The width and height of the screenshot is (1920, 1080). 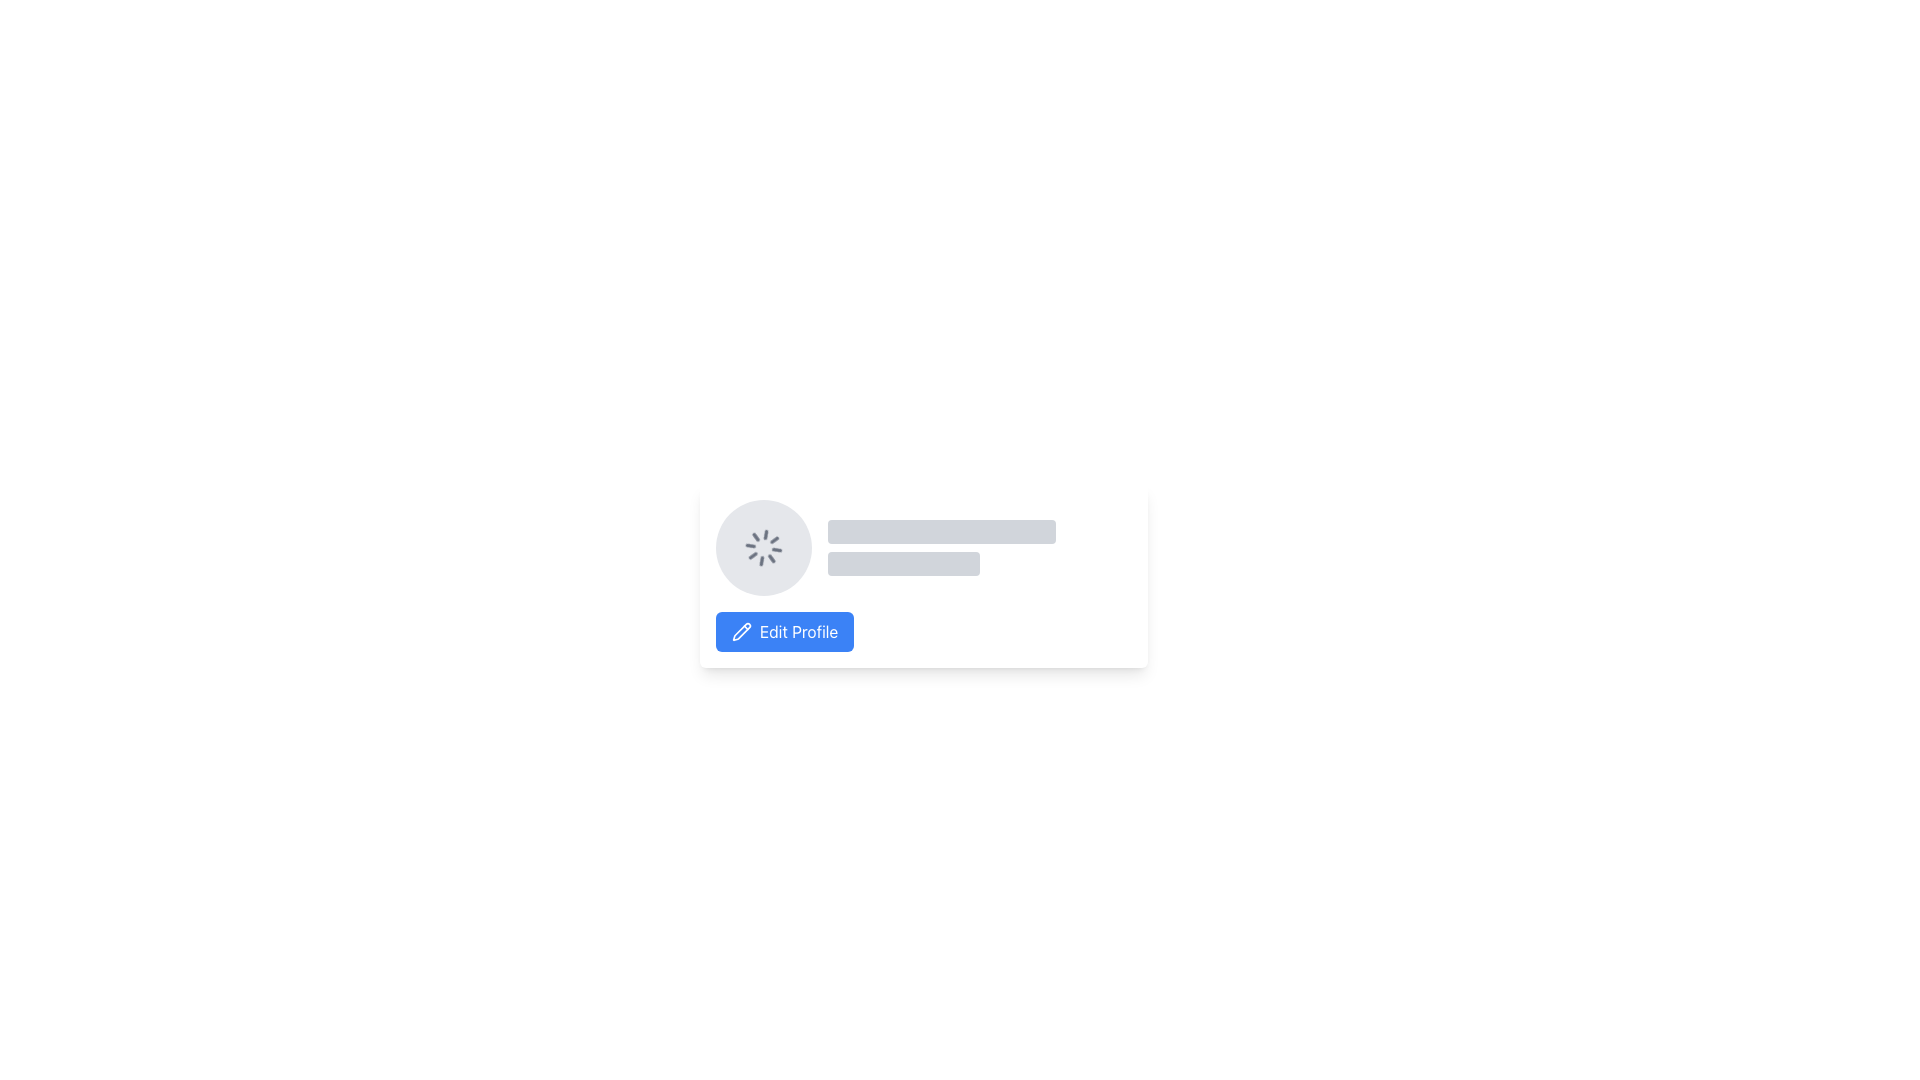 What do you see at coordinates (784, 632) in the screenshot?
I see `the blue 'Edit Profile' button with a pencil icon` at bounding box center [784, 632].